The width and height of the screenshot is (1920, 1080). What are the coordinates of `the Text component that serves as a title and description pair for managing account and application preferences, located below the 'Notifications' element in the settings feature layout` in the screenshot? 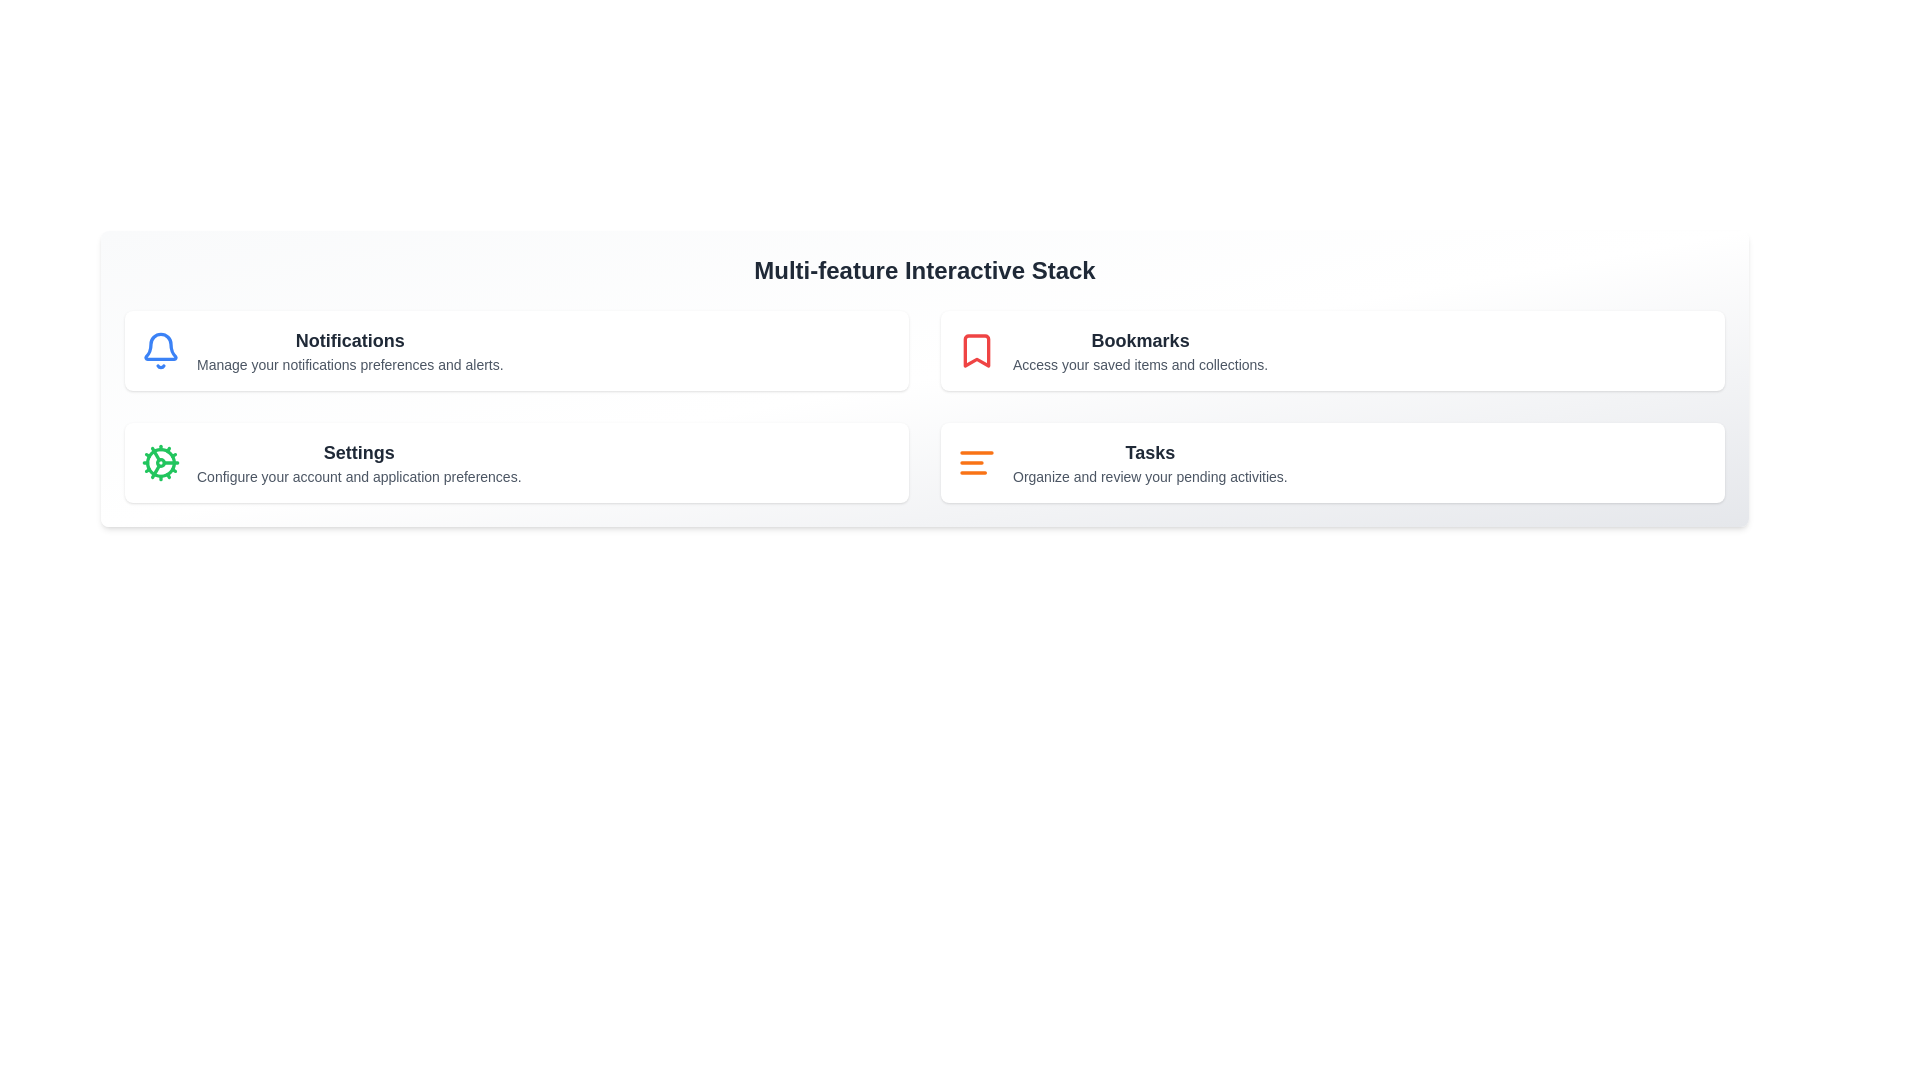 It's located at (359, 462).